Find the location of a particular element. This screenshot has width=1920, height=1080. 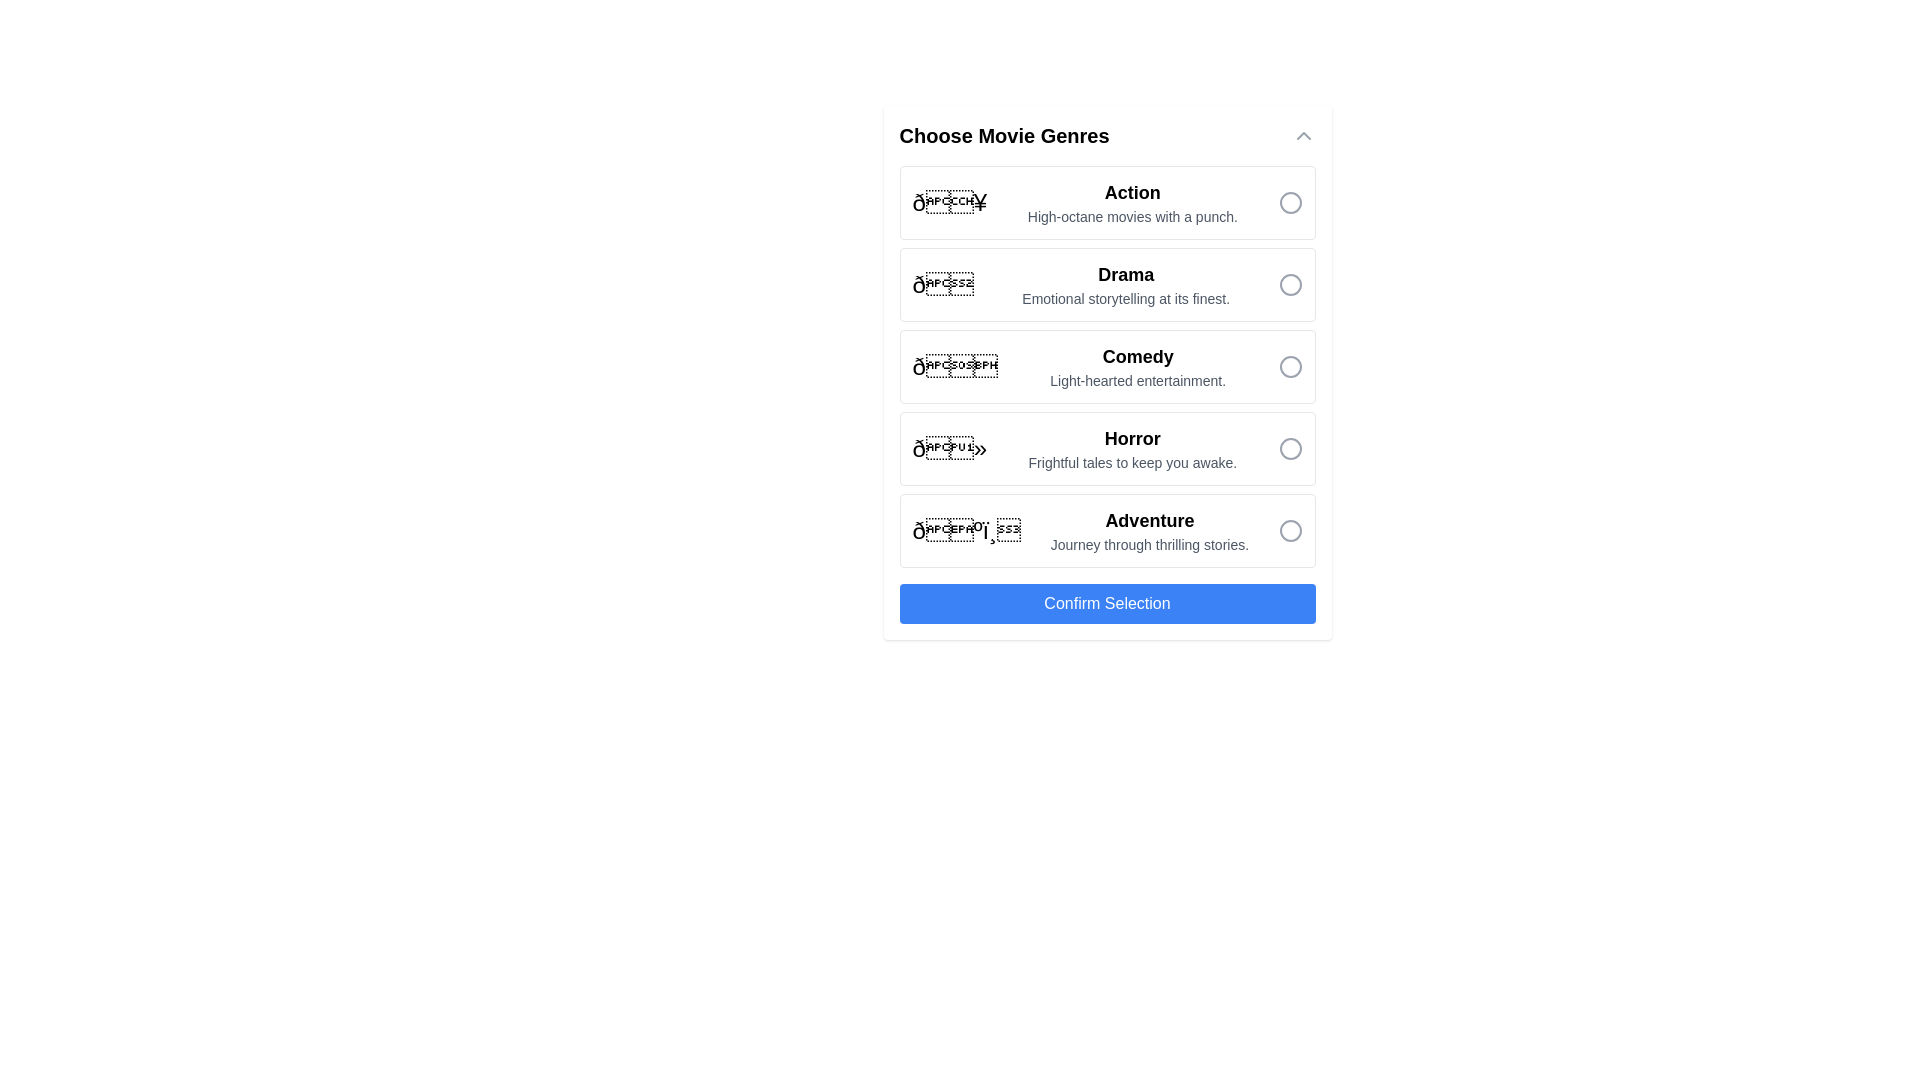

the Circle marker or radio button for the 'Adventure' genre and activate the selection is located at coordinates (1290, 530).